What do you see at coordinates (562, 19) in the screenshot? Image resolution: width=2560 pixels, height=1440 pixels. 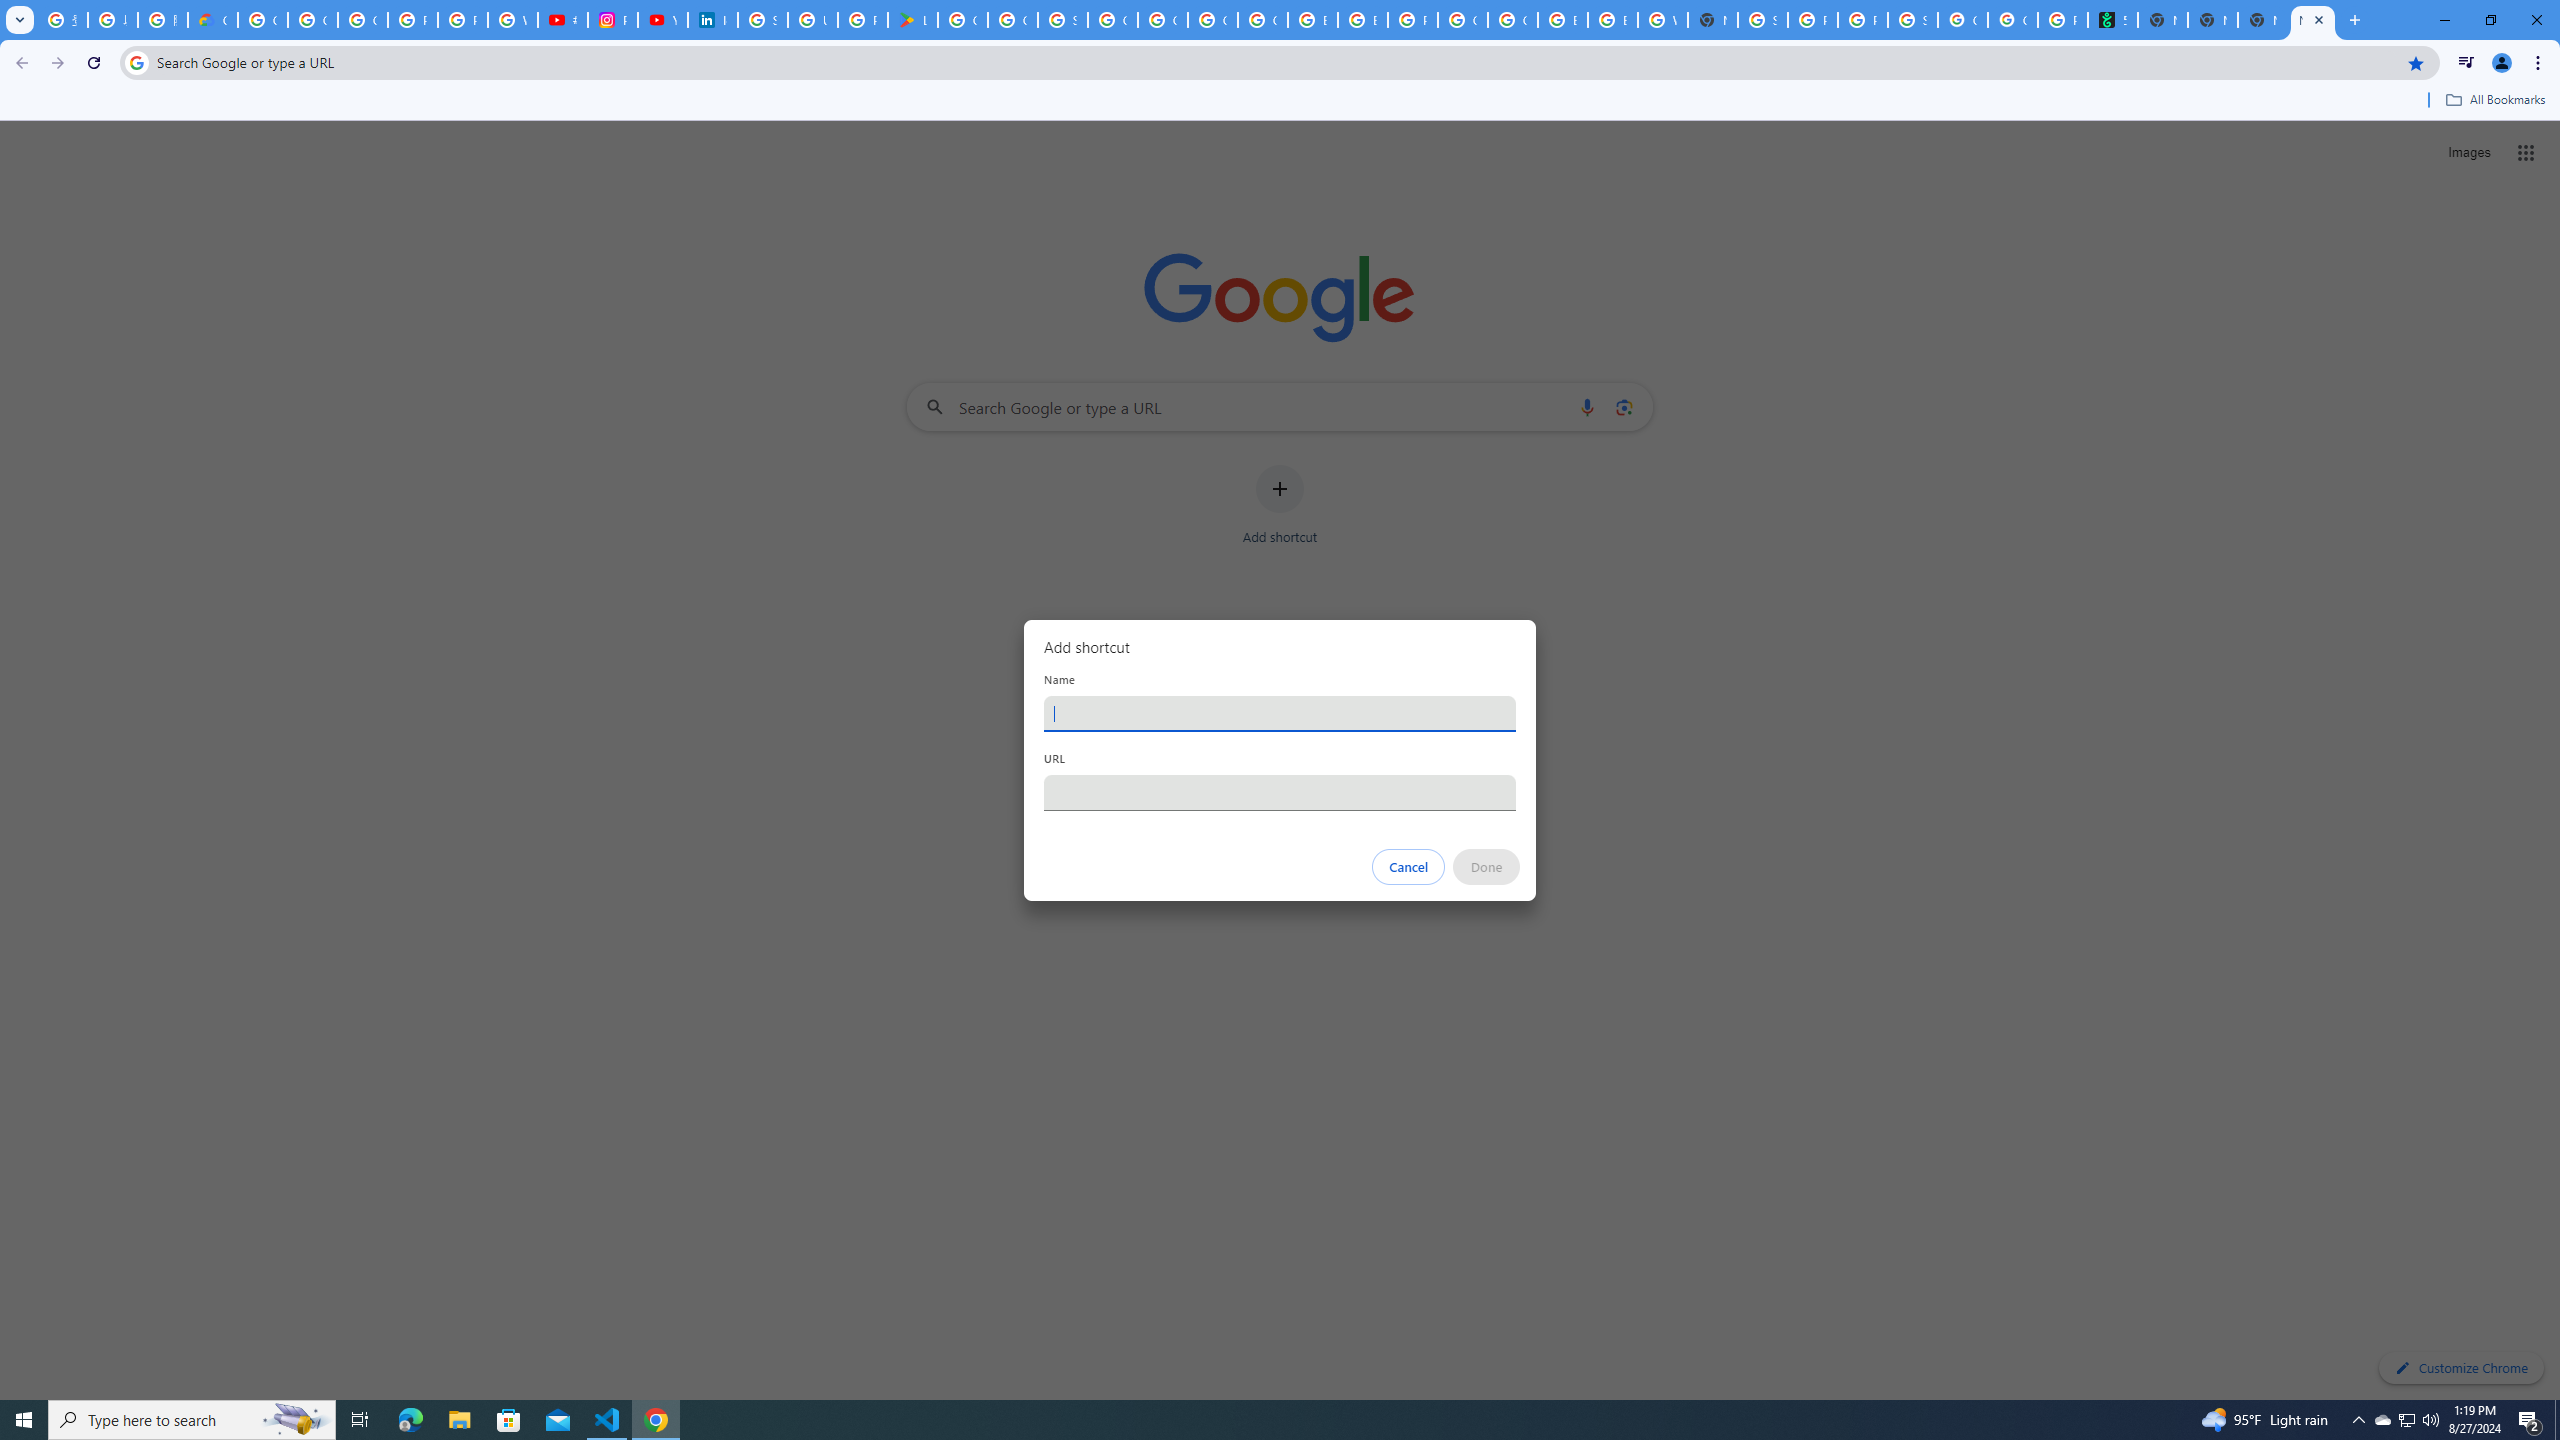 I see `'#nbabasketballhighlights - YouTube'` at bounding box center [562, 19].